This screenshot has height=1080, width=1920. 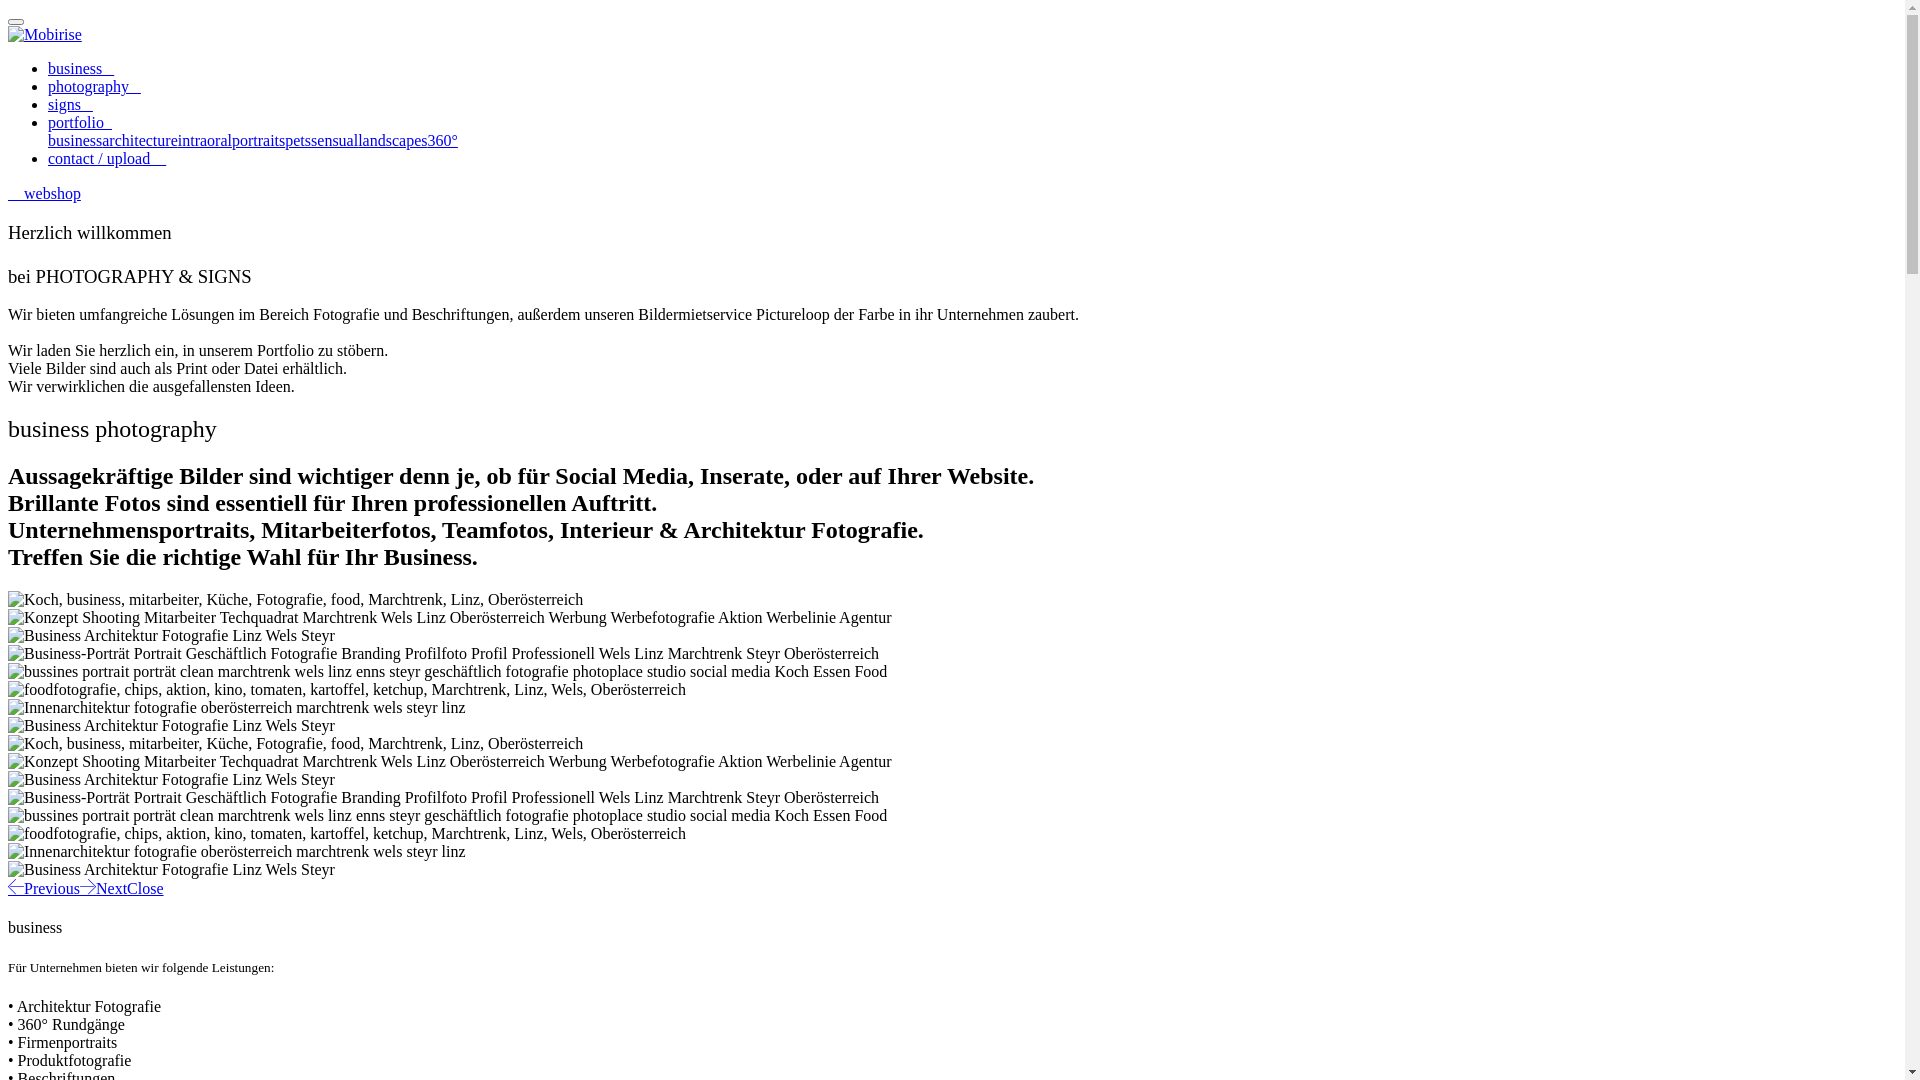 What do you see at coordinates (105, 157) in the screenshot?
I see `'contact / upload    '` at bounding box center [105, 157].